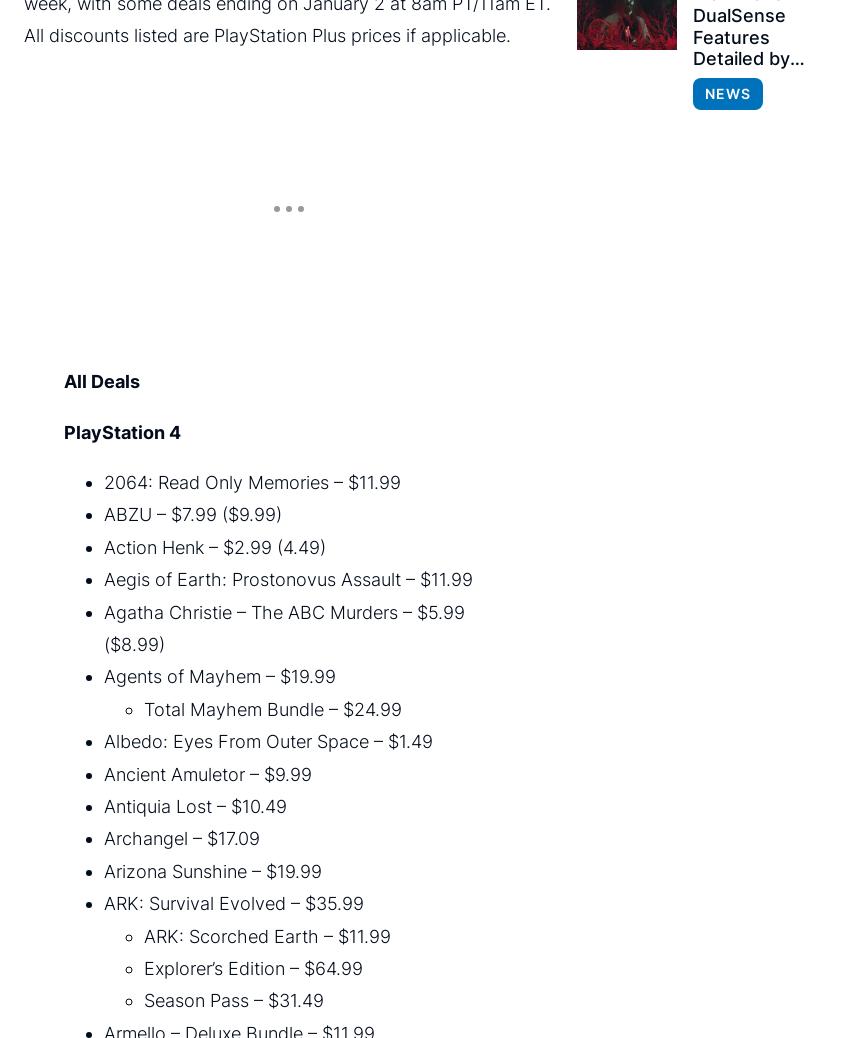 The image size is (850, 1038). I want to click on 'Reminder:', so click(68, 669).